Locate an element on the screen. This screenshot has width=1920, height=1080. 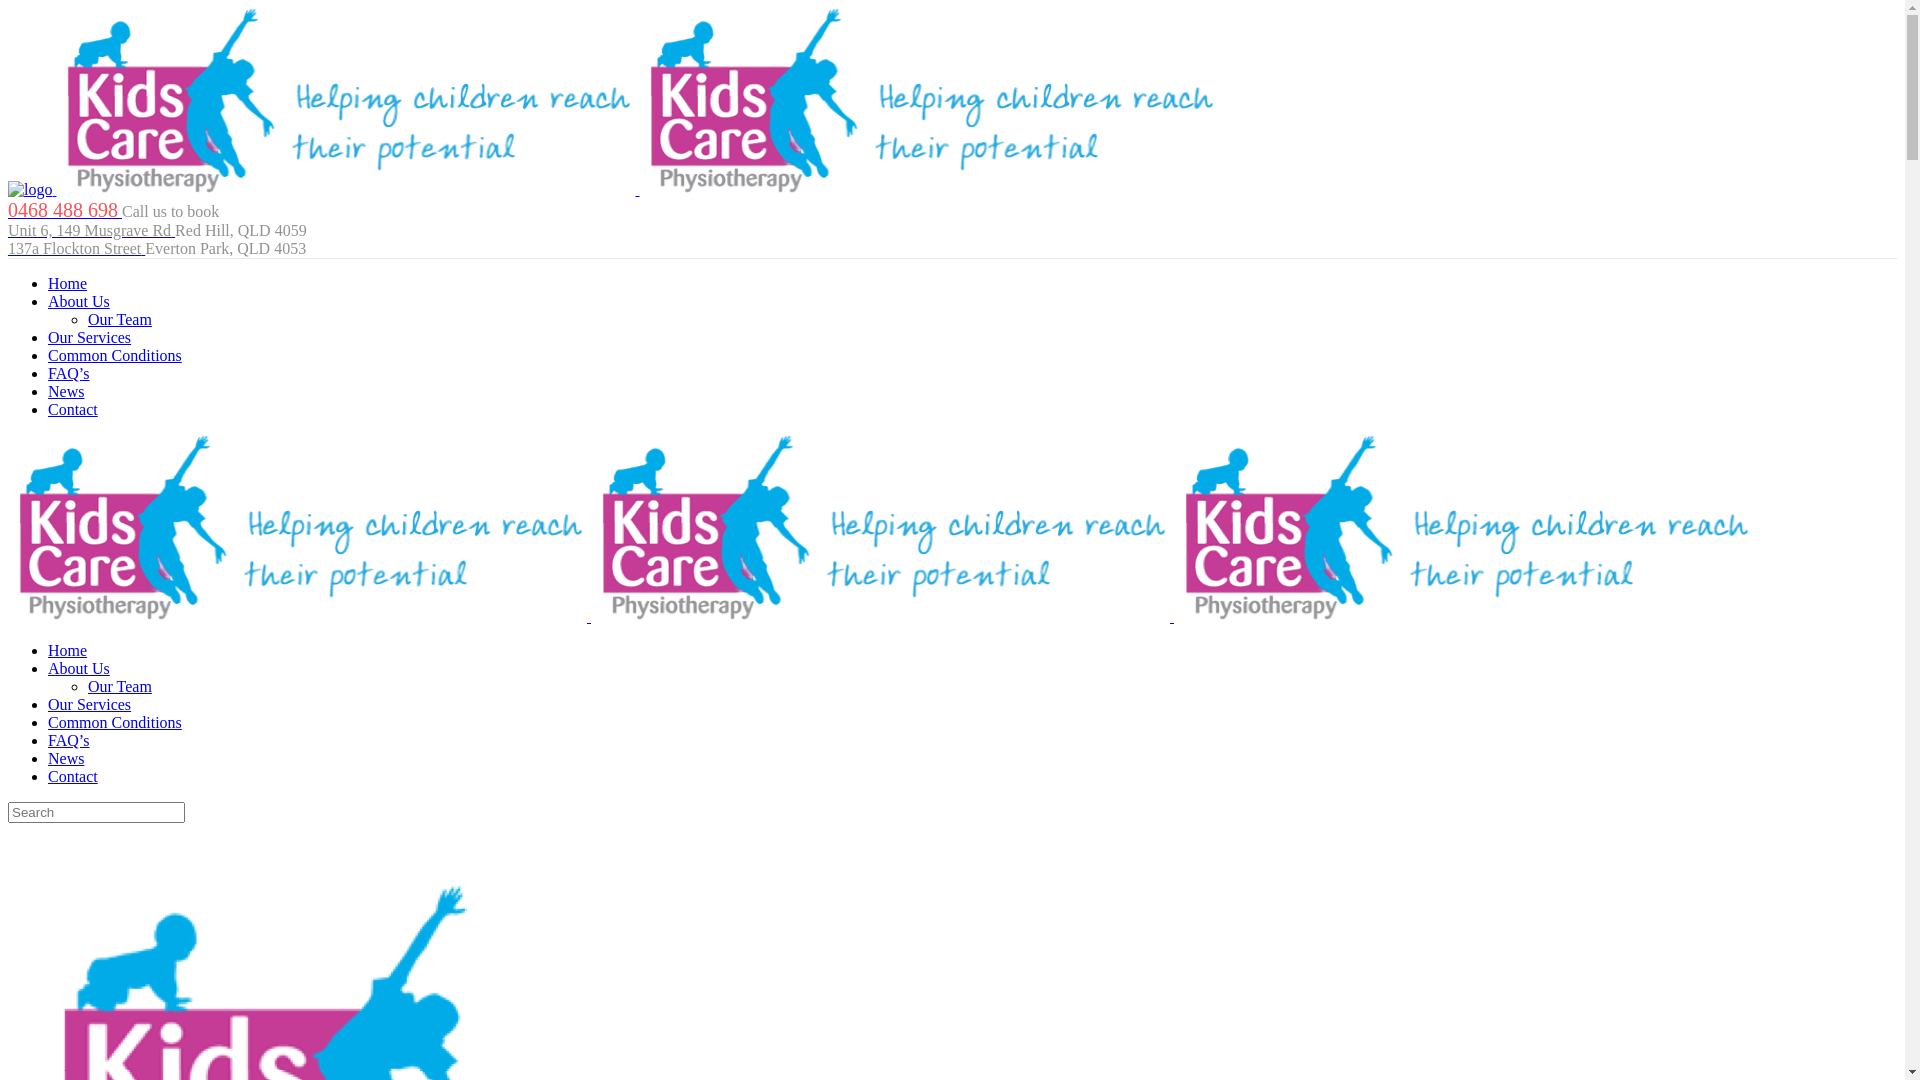
'Contact' is located at coordinates (48, 408).